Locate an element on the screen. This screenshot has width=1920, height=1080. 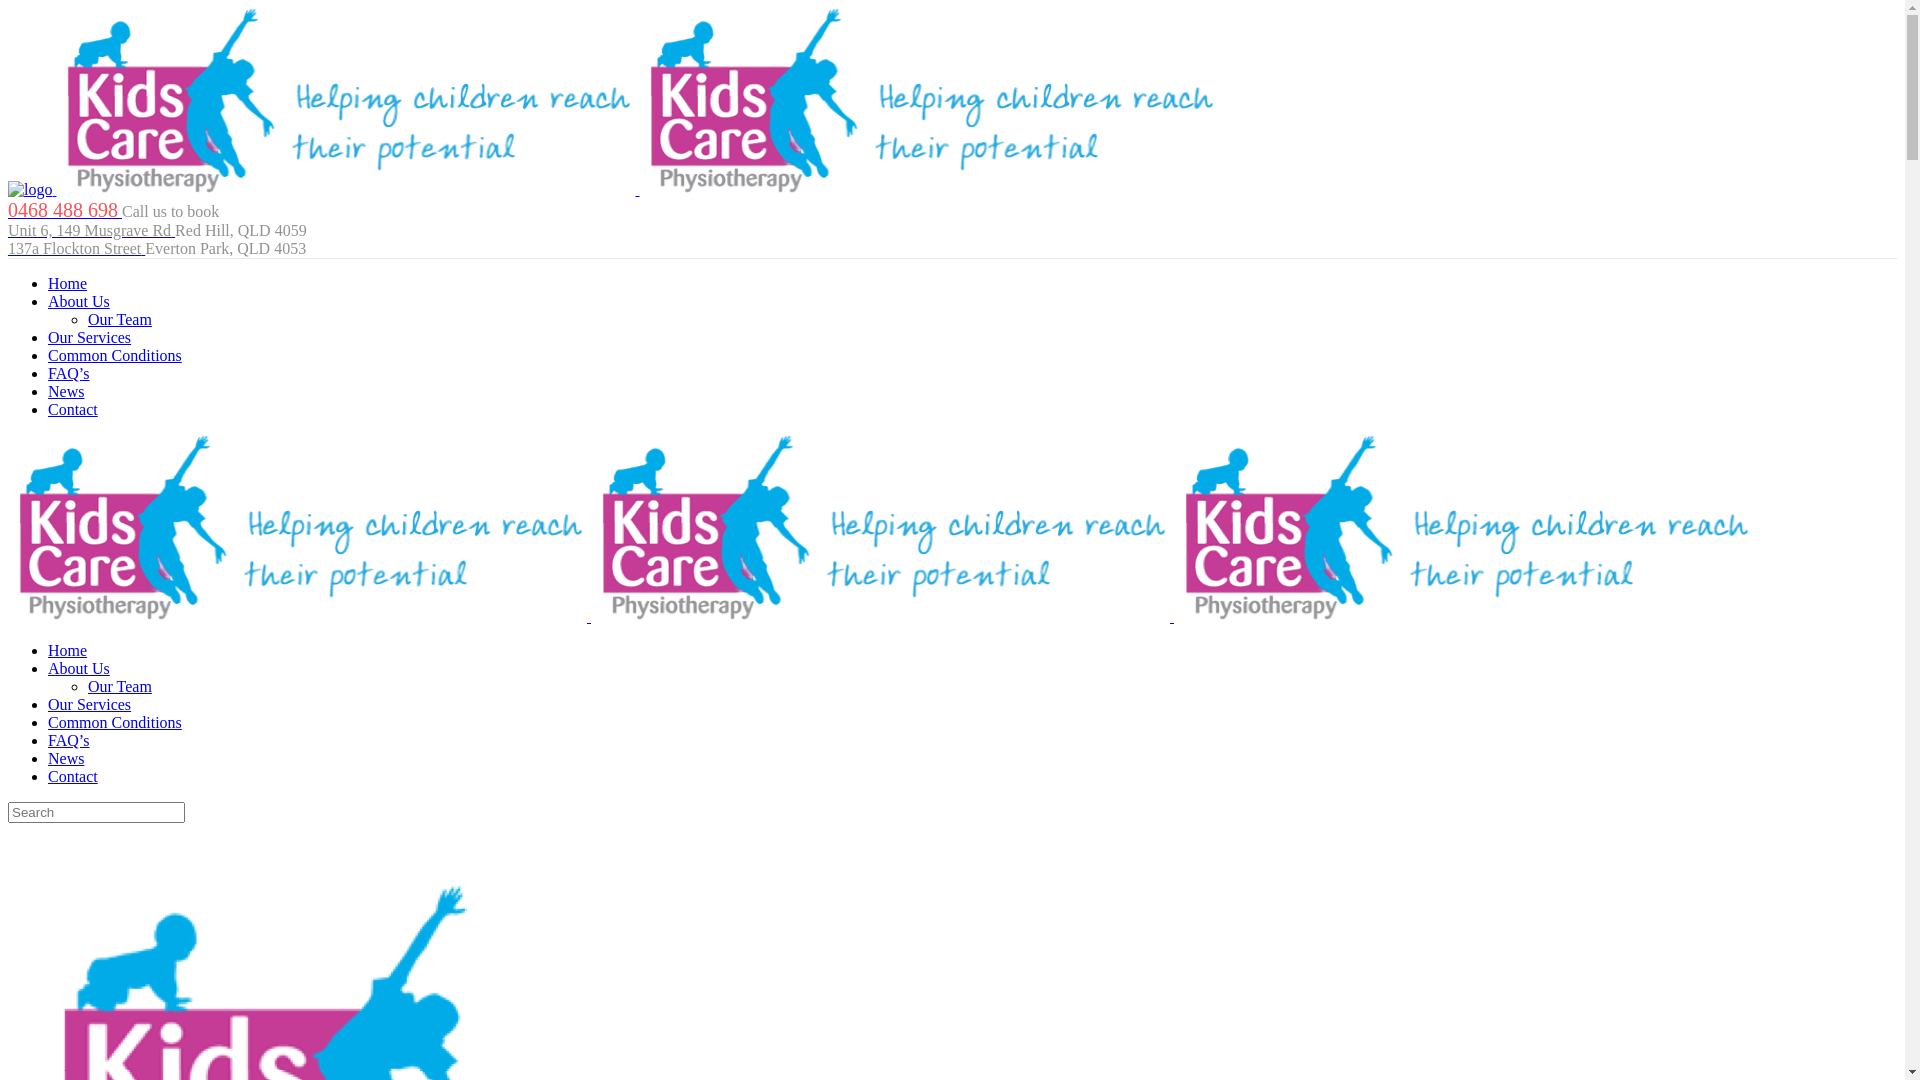
'Contact' is located at coordinates (48, 408).